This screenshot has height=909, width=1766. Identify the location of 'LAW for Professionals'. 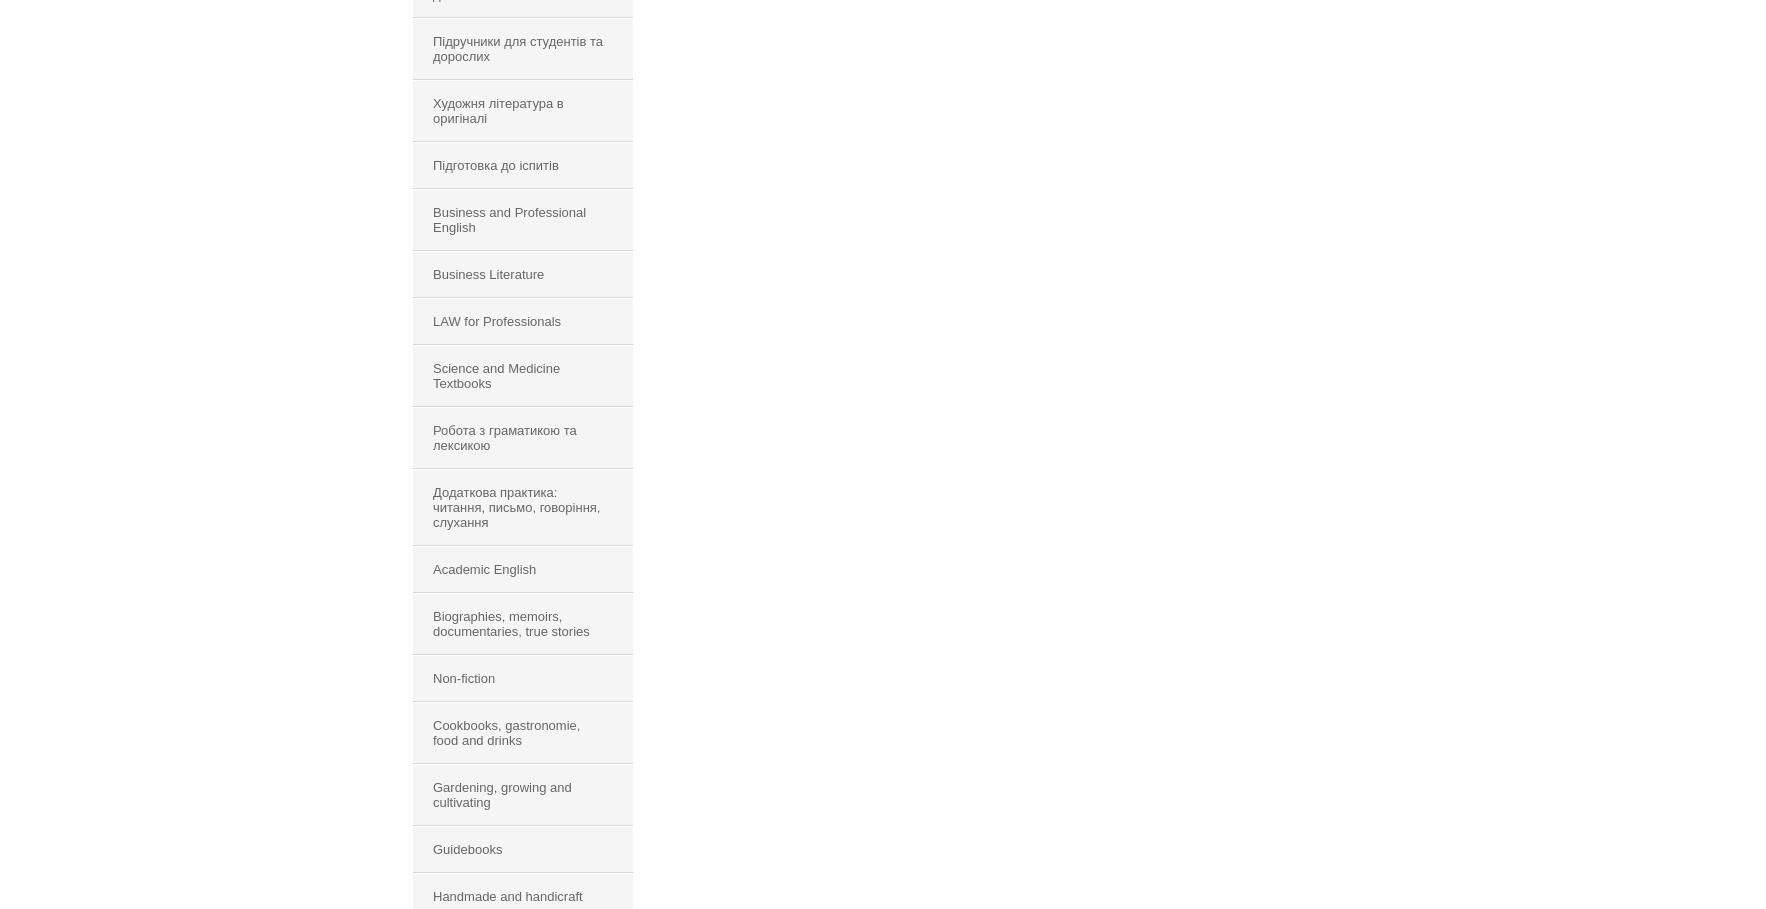
(432, 321).